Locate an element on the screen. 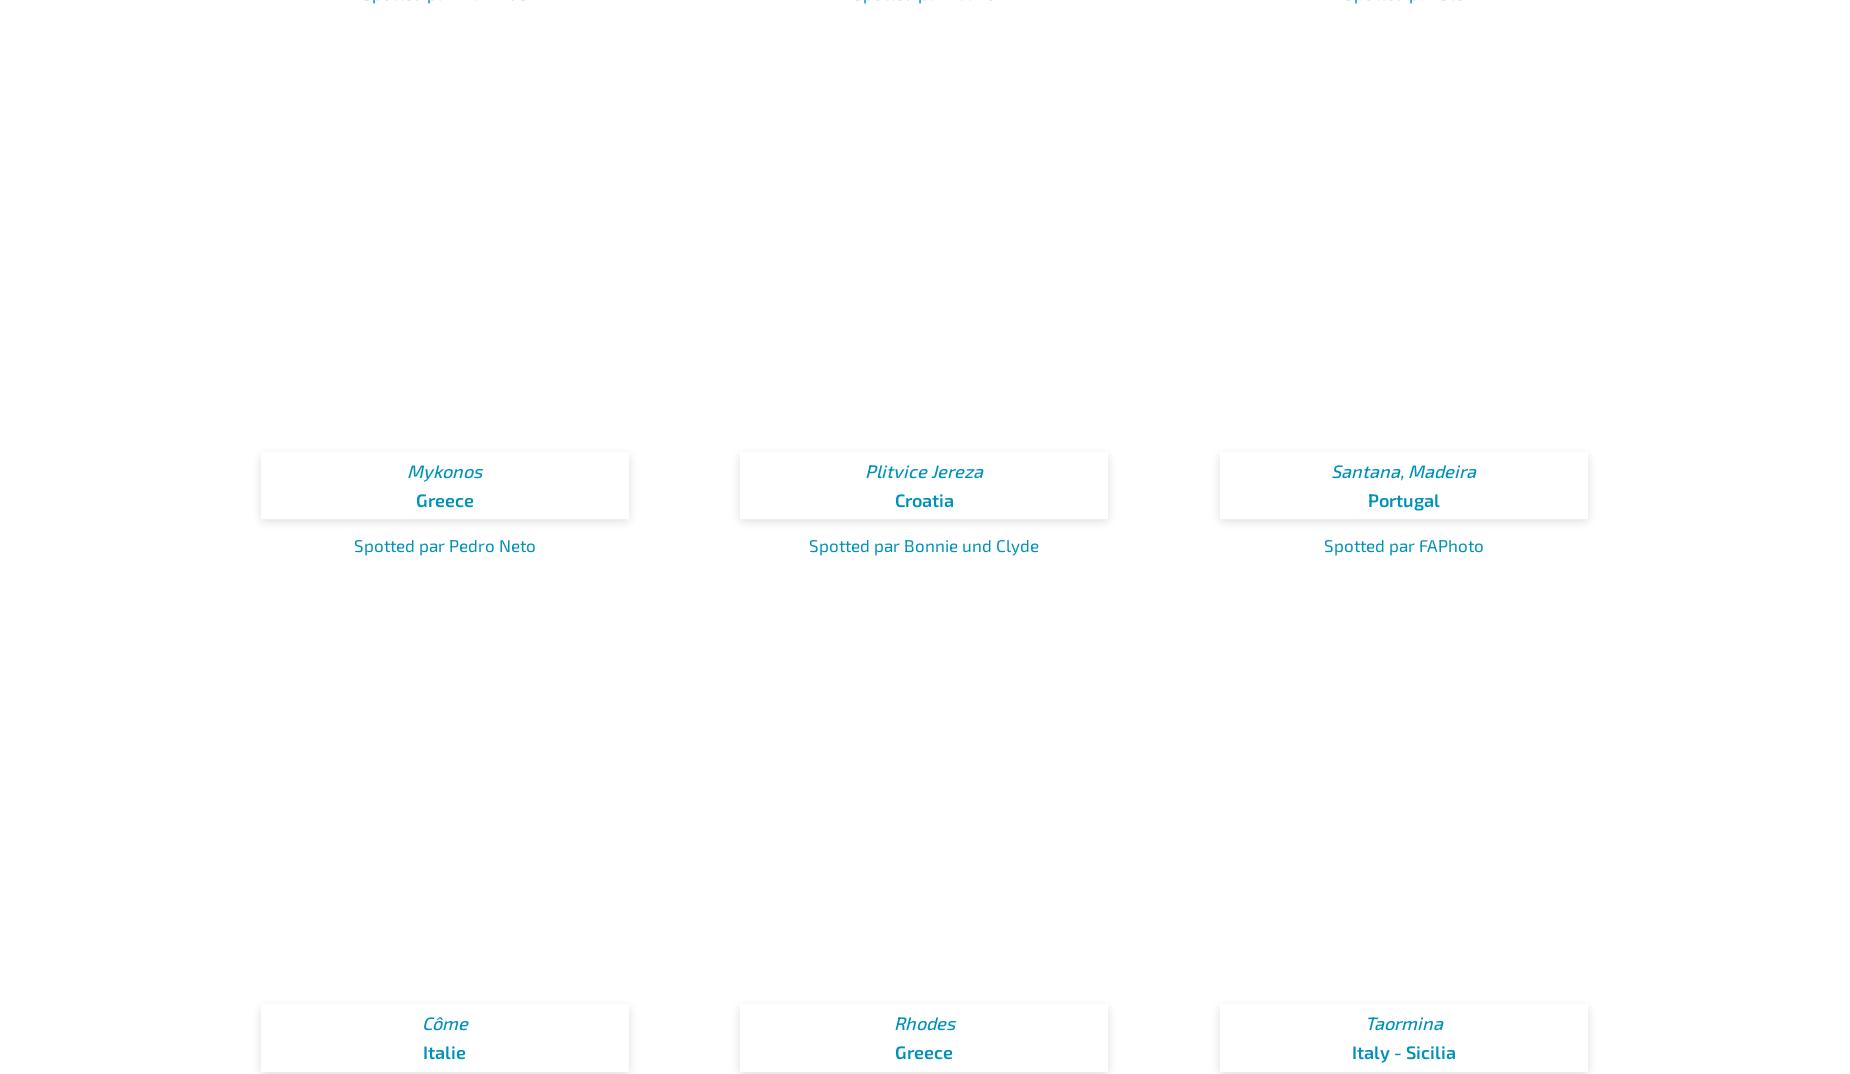 The width and height of the screenshot is (1850, 1074). 'Spotted par FAPhoto' is located at coordinates (1321, 543).